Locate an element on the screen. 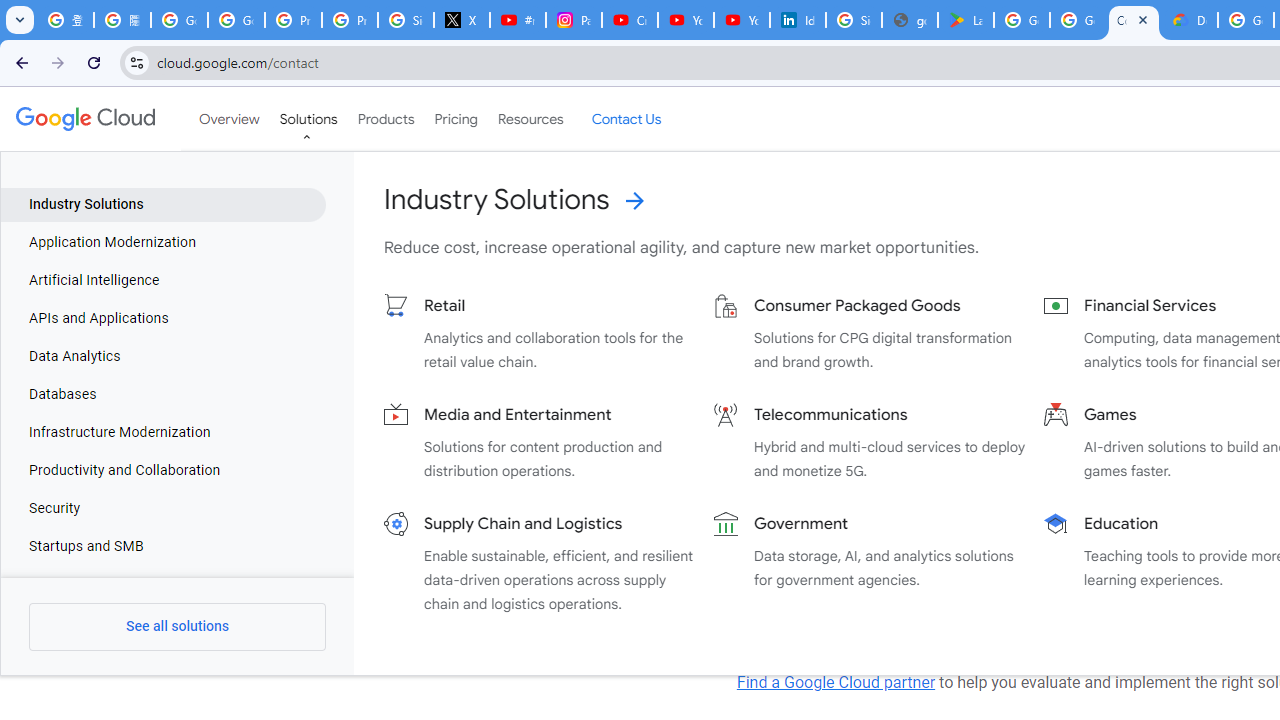 Image resolution: width=1280 pixels, height=720 pixels. 'See all solutions' is located at coordinates (177, 626).